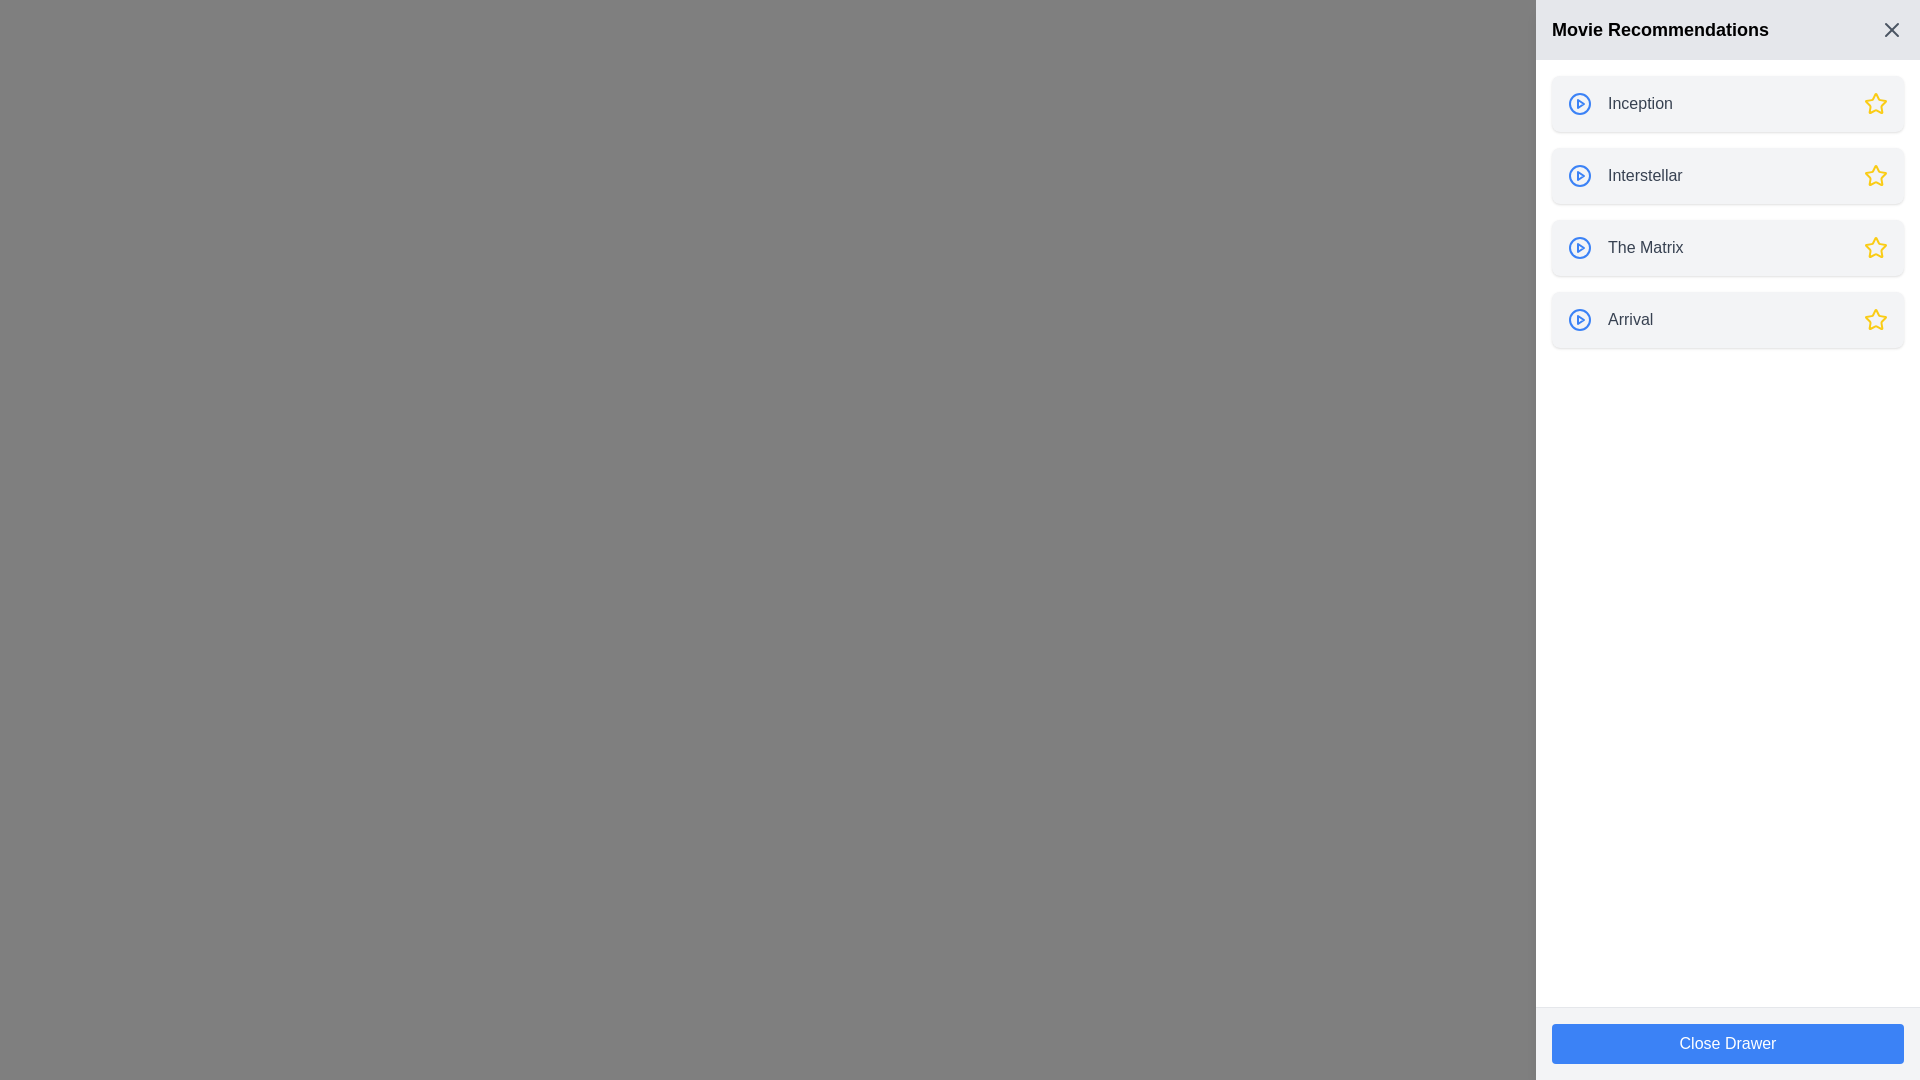 This screenshot has height=1080, width=1920. Describe the element at coordinates (1578, 246) in the screenshot. I see `the play button for 'The Matrix', located at the leftmost position of the recommendations row` at that location.